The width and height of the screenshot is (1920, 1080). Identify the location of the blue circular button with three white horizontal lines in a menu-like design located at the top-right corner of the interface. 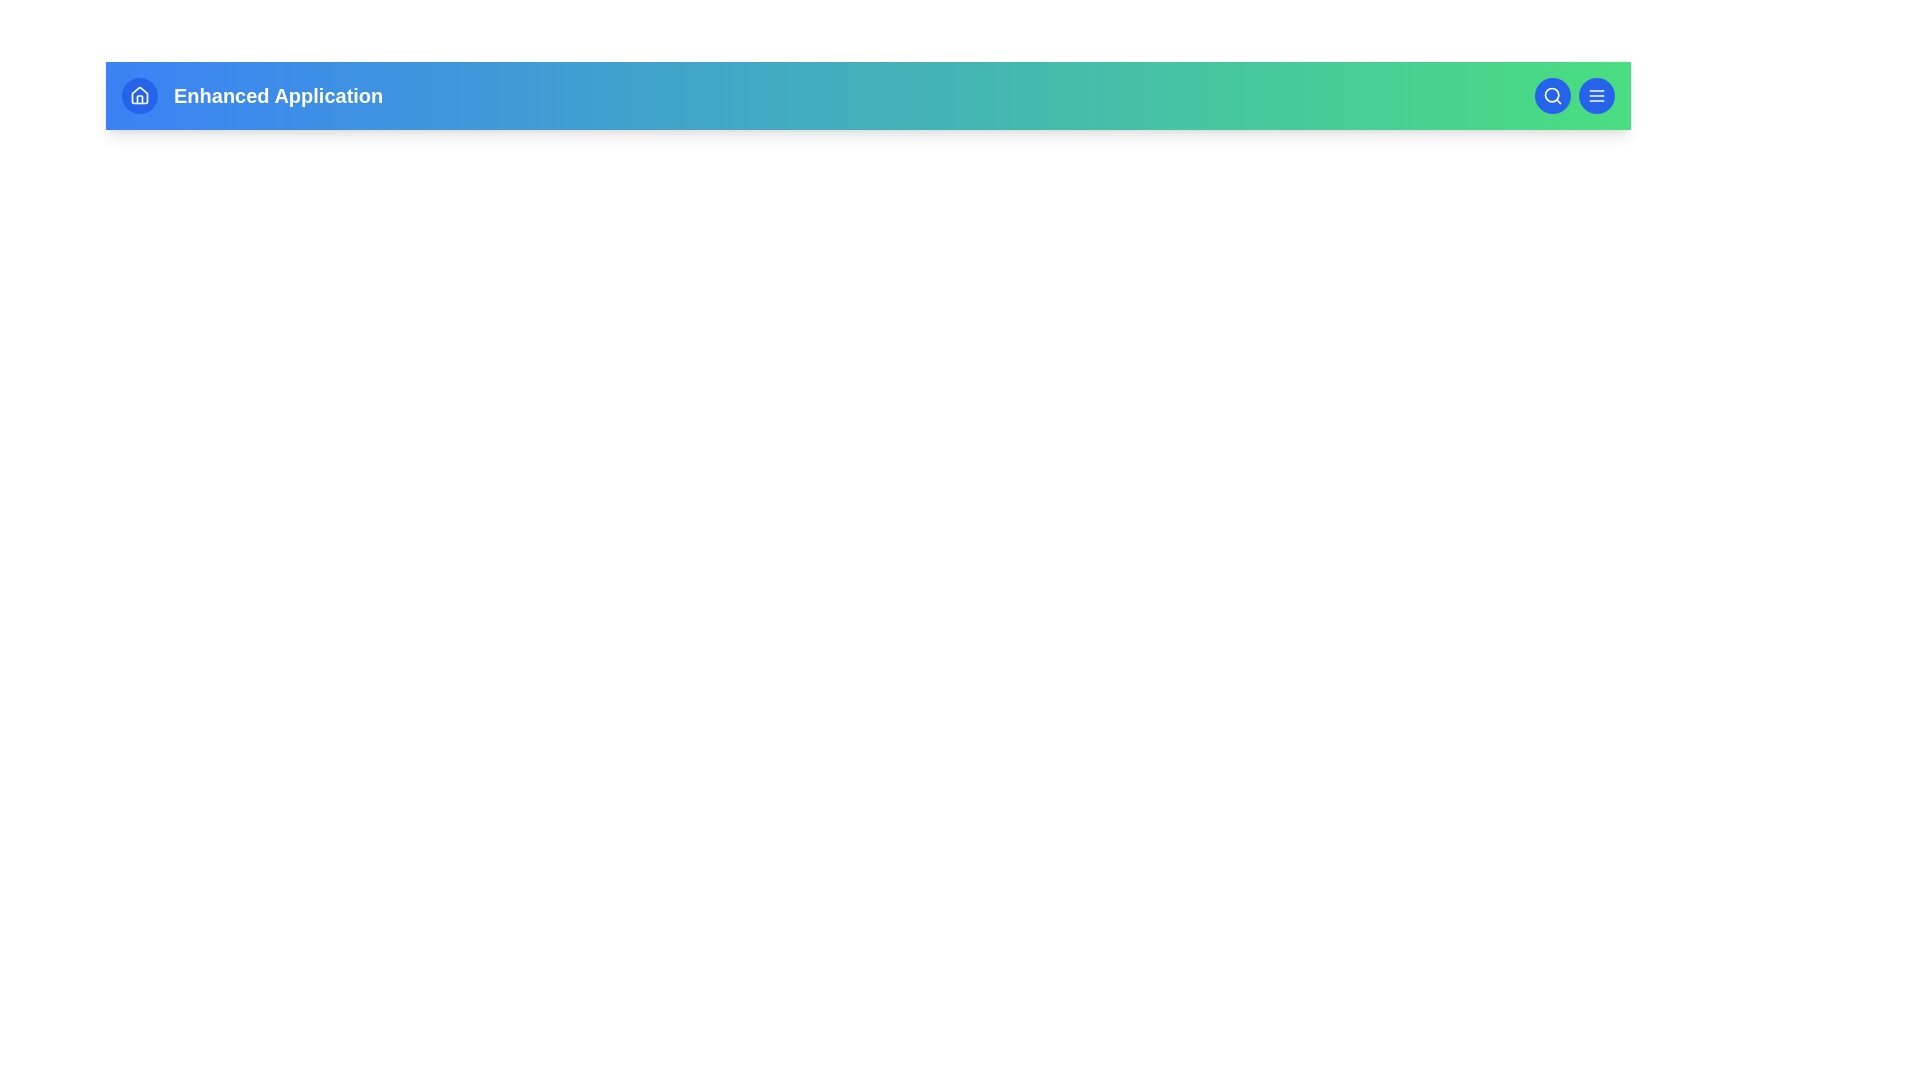
(1596, 96).